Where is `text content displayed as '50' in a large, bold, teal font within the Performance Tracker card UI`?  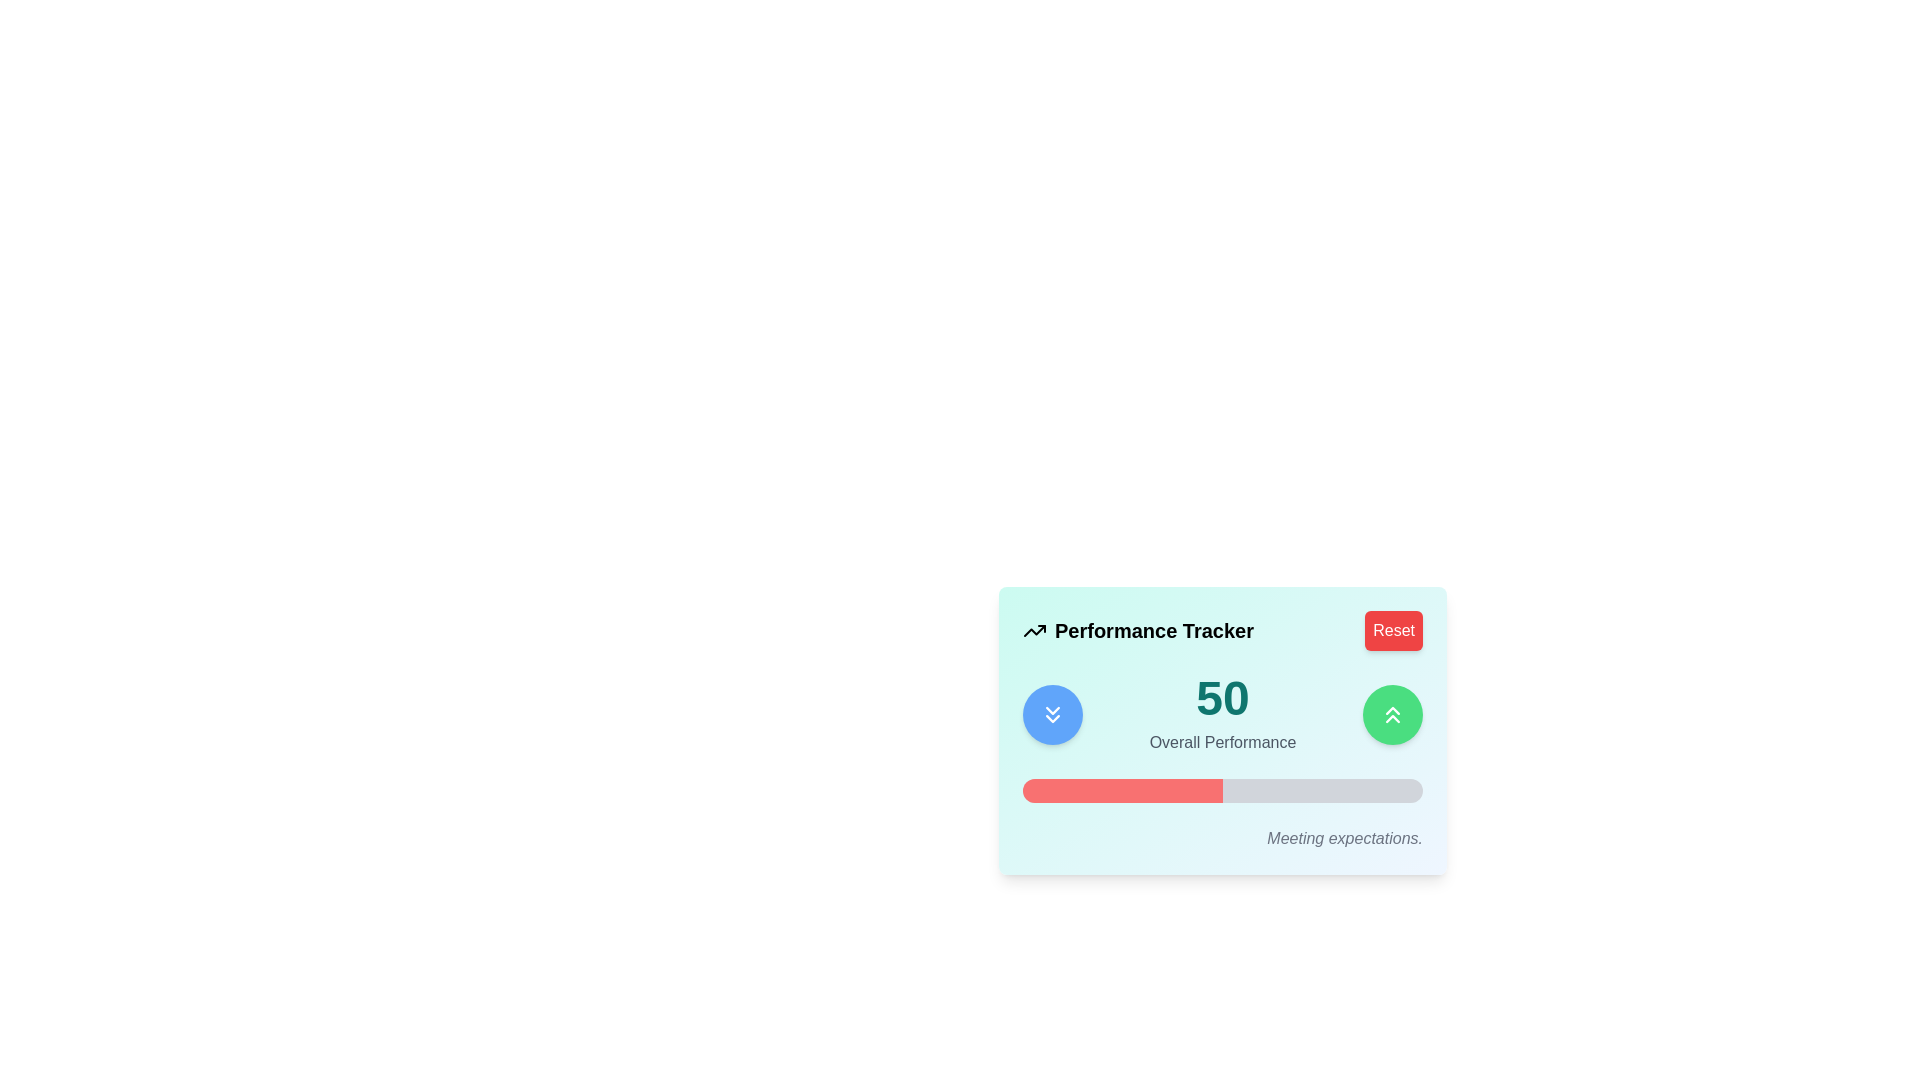 text content displayed as '50' in a large, bold, teal font within the Performance Tracker card UI is located at coordinates (1222, 697).